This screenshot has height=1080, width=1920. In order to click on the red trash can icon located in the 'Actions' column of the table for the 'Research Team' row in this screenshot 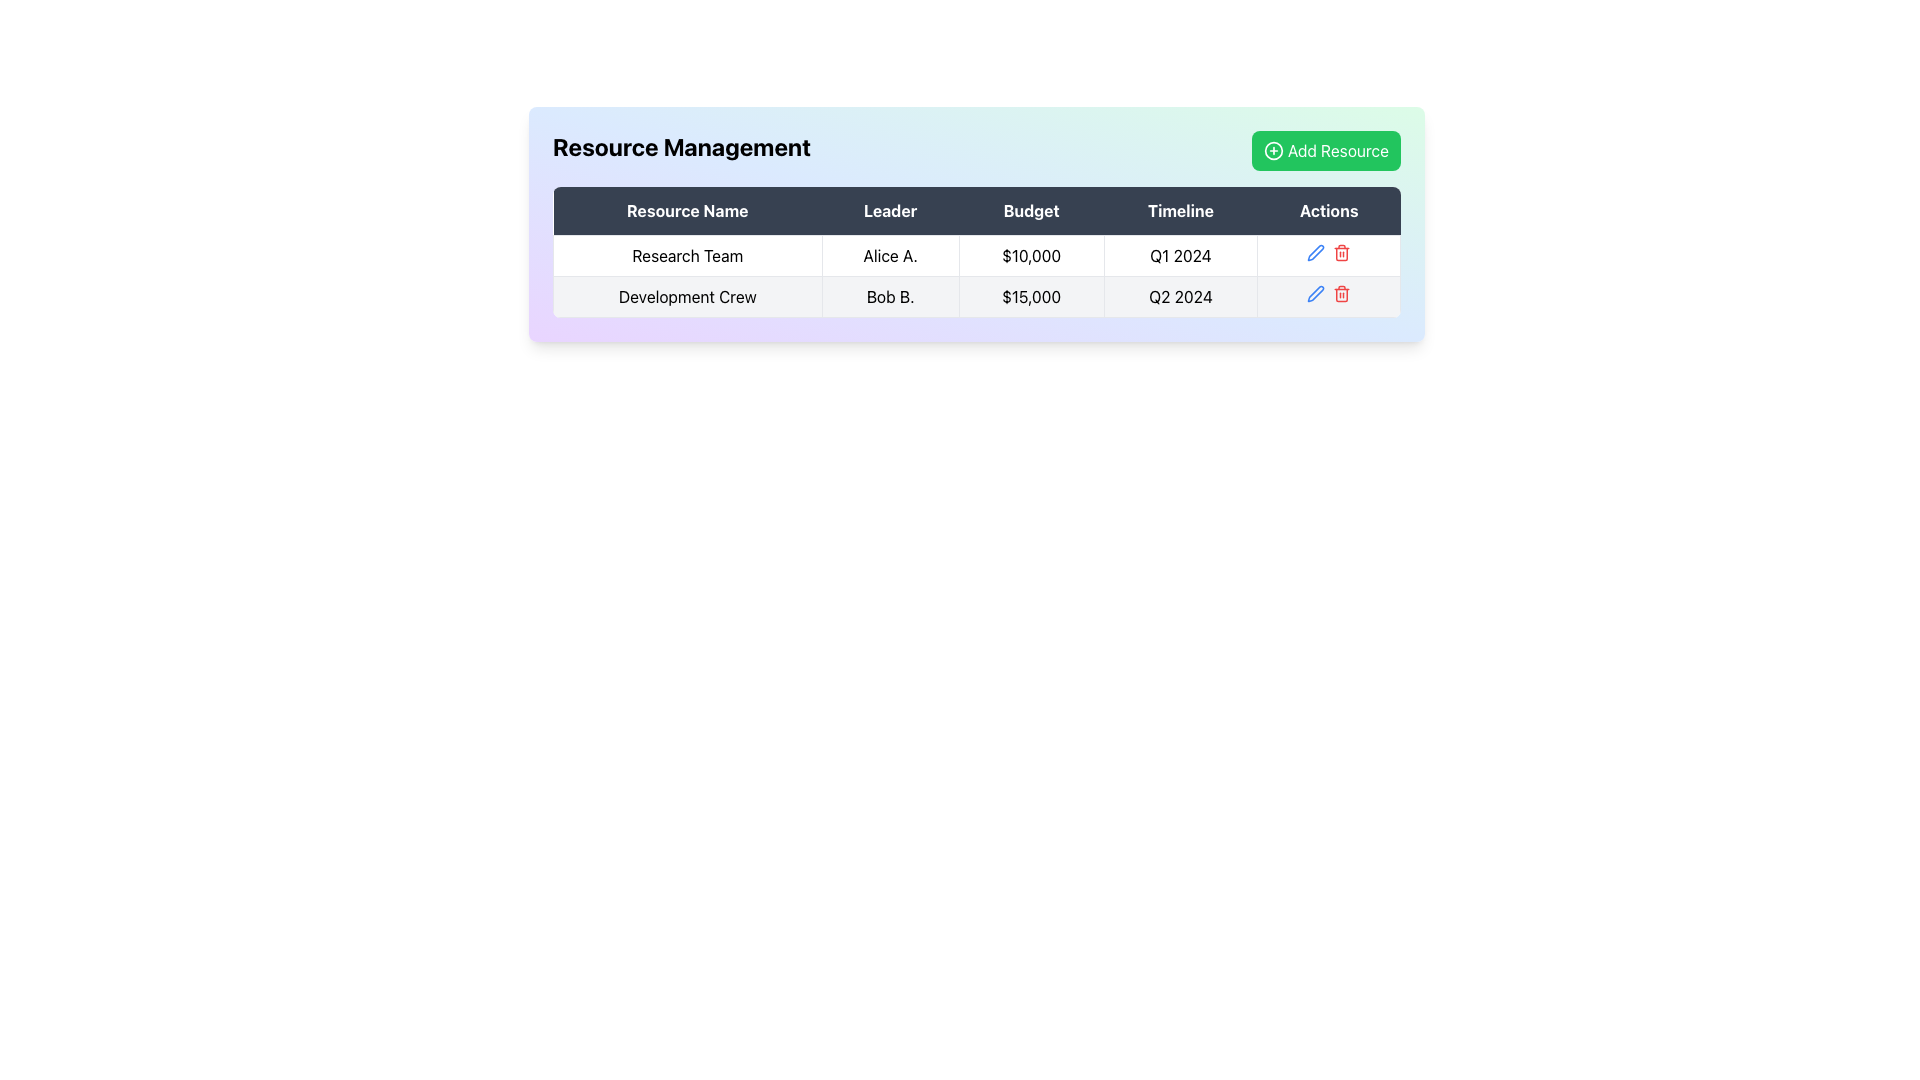, I will do `click(1329, 254)`.